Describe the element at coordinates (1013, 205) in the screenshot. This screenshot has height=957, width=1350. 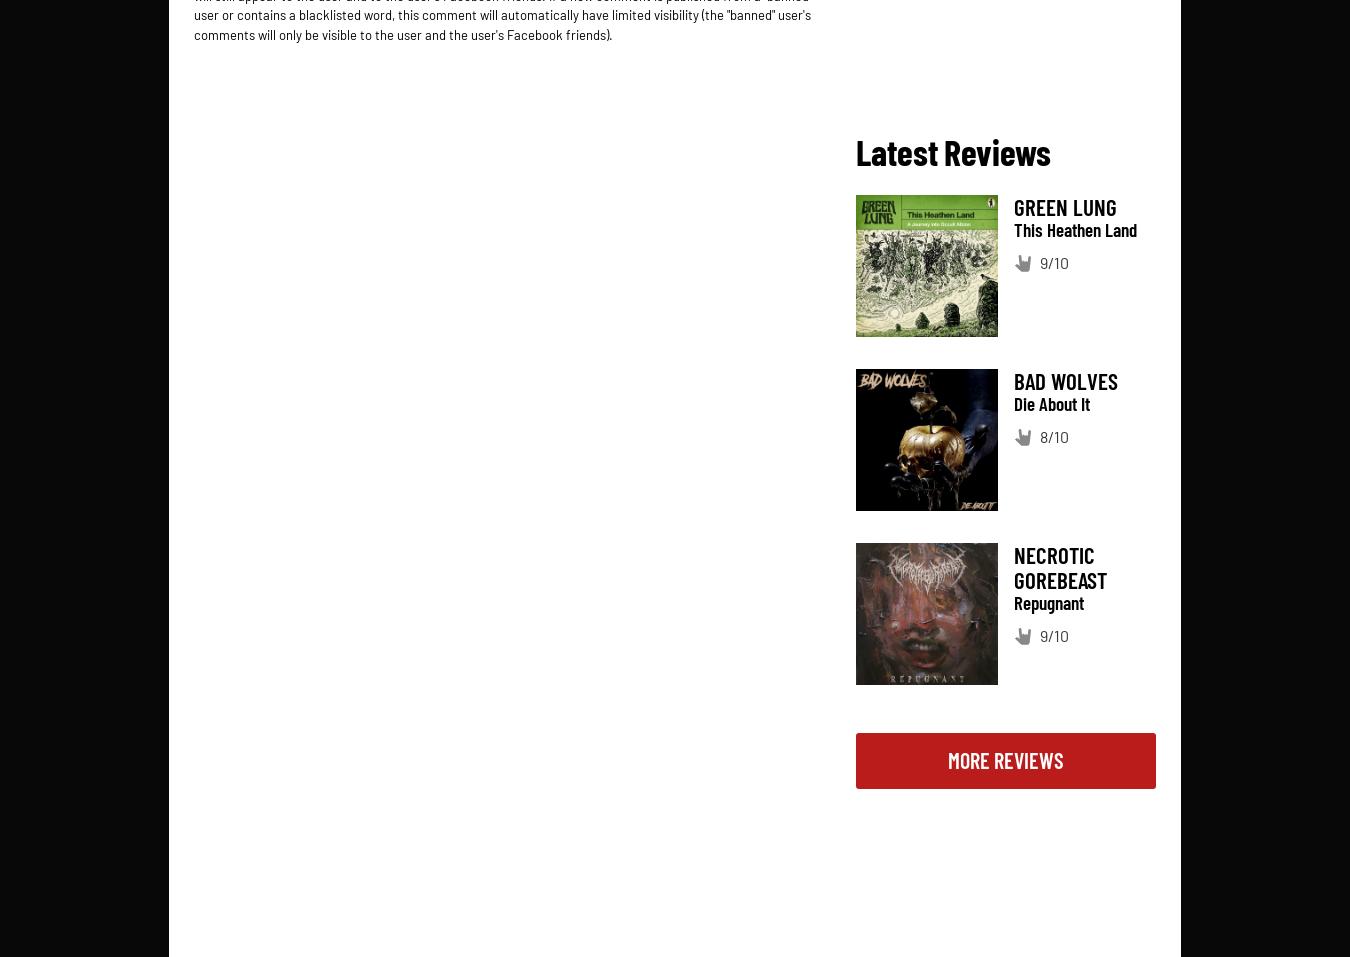
I see `'GREEN LUNG'` at that location.